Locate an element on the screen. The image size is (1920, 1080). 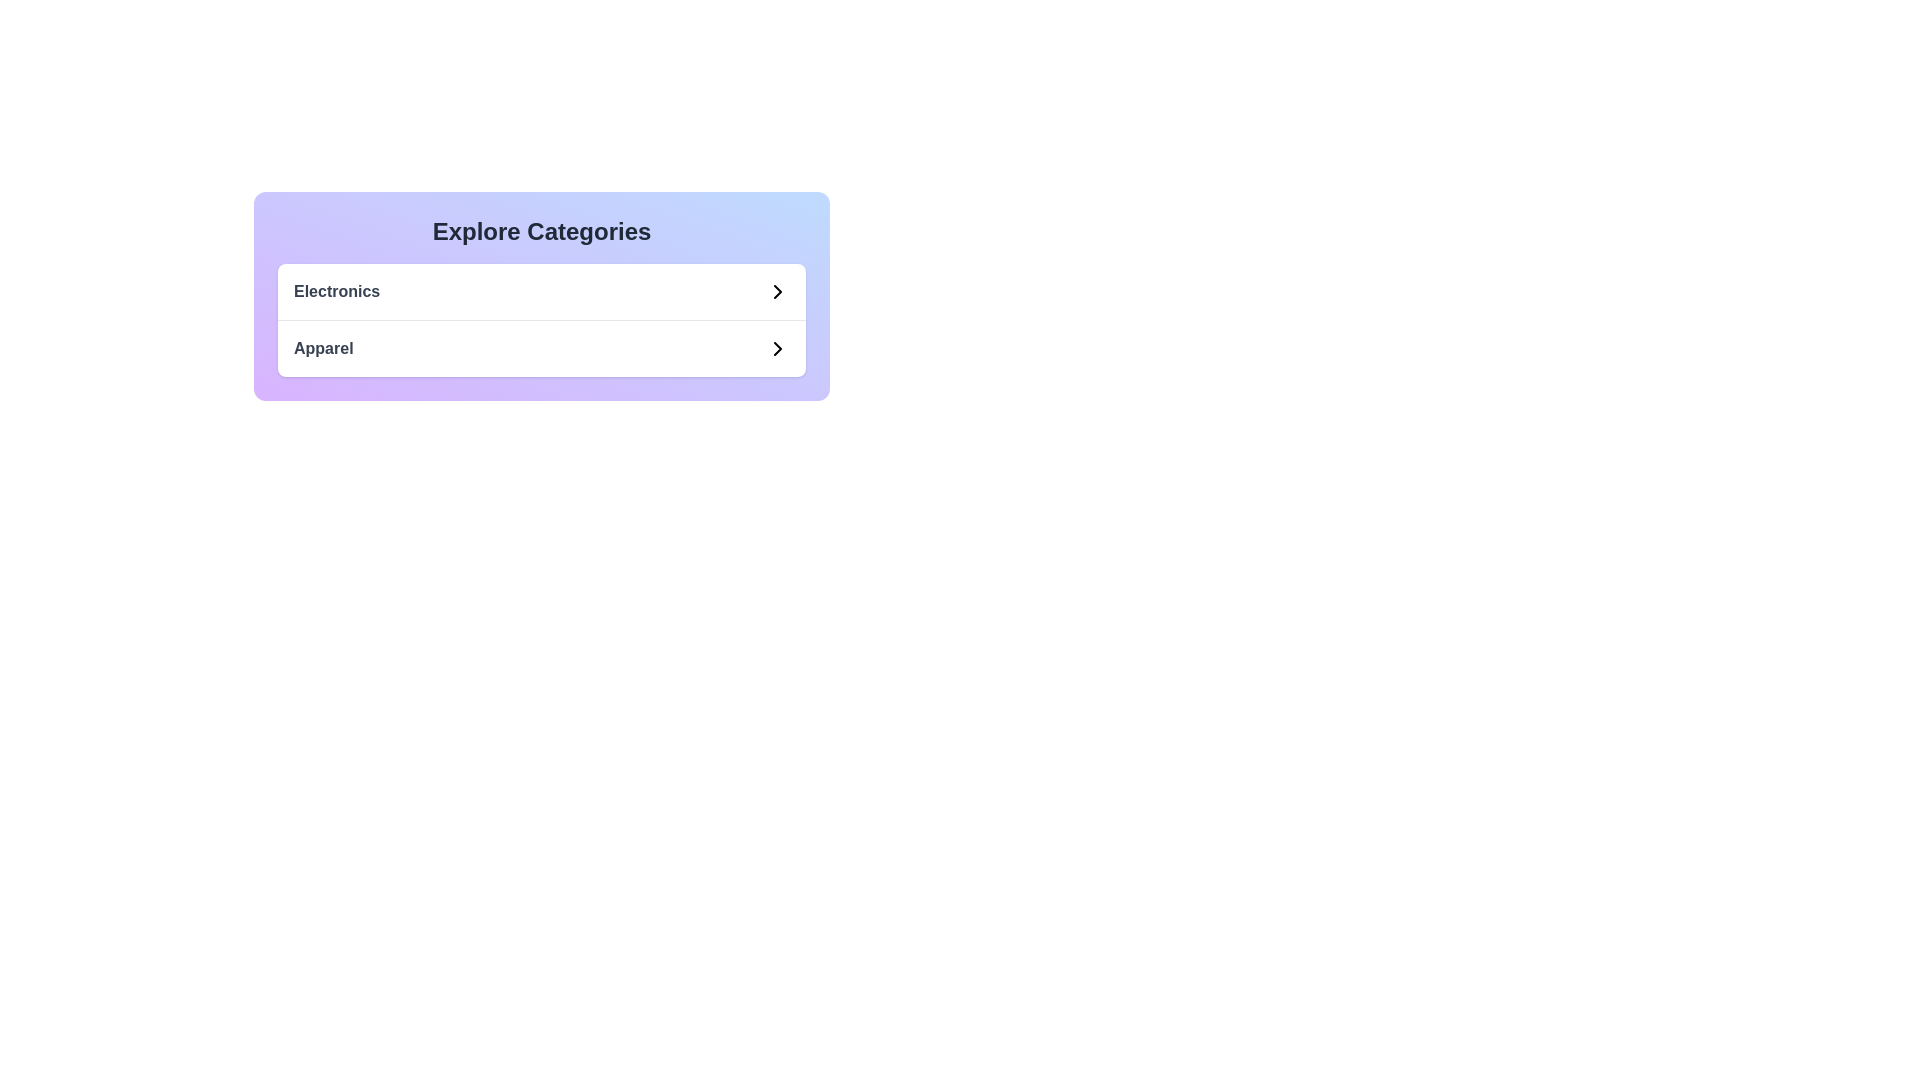
the chevron icon located at the end of the 'Apparel' label, indicating a submenu or navigation action related to the 'Apparel' category is located at coordinates (776, 347).